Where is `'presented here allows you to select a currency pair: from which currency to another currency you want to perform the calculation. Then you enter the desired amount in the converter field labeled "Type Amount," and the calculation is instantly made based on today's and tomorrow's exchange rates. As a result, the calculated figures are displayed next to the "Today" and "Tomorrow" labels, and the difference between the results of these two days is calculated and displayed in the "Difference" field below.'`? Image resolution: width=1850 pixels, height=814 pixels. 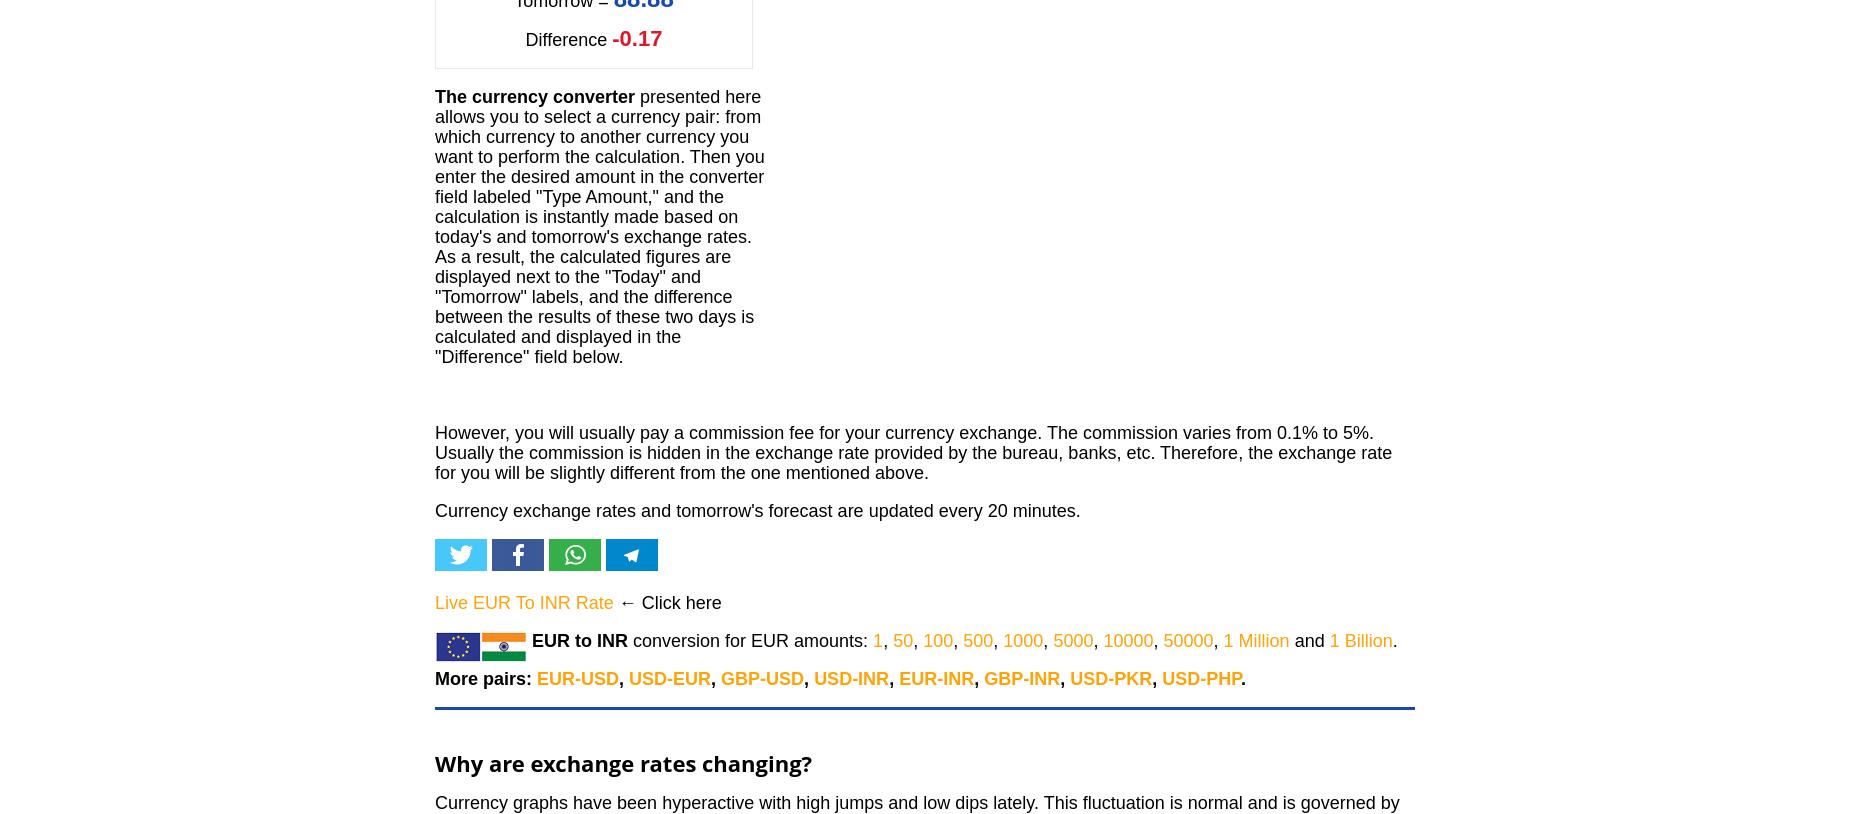
'presented here allows you to select a currency pair: from which currency to another currency you want to perform the calculation. Then you enter the desired amount in the converter field labeled "Type Amount," and the calculation is instantly made based on today's and tomorrow's exchange rates. As a result, the calculated figures are displayed next to the "Today" and "Tomorrow" labels, and the difference between the results of these two days is calculated and displayed in the "Difference" field below.' is located at coordinates (599, 227).